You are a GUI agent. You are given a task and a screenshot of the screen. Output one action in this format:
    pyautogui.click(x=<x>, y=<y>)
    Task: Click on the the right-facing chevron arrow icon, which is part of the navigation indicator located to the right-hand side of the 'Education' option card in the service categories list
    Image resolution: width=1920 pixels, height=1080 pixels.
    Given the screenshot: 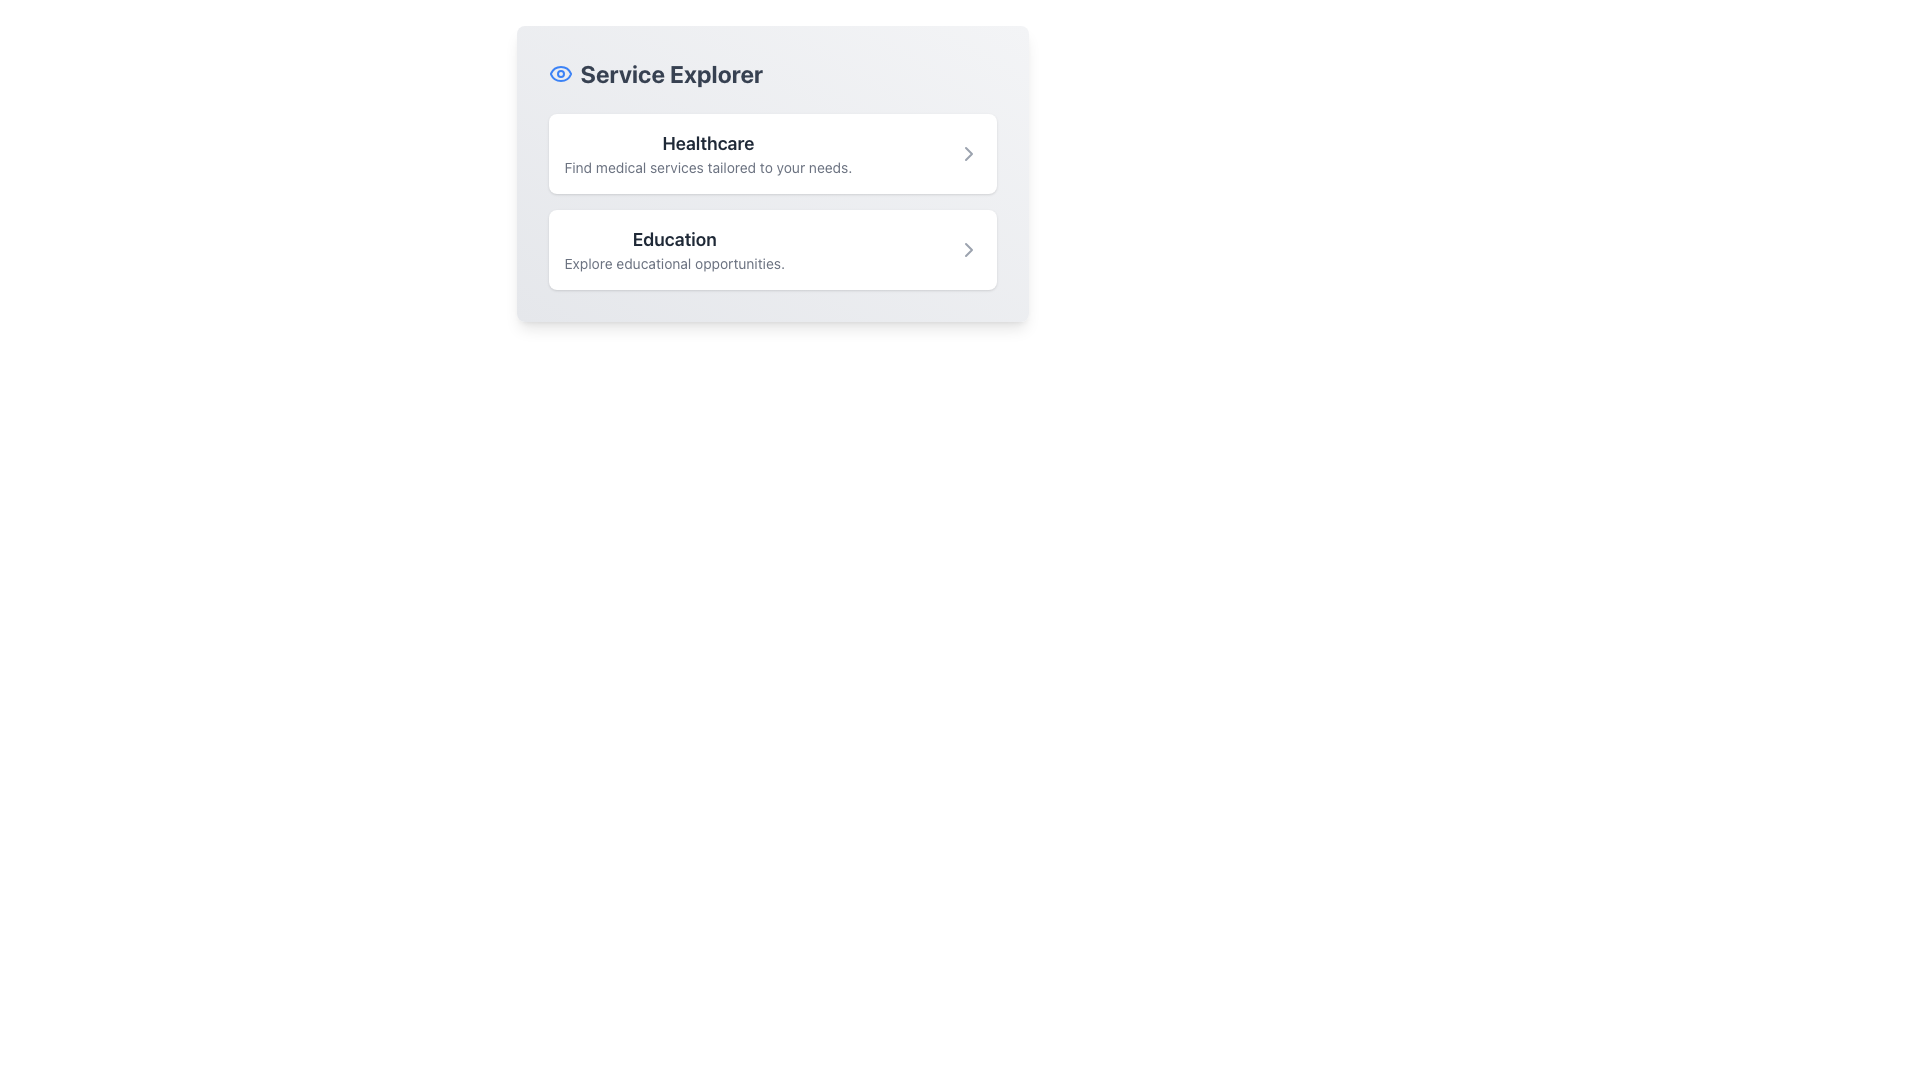 What is the action you would take?
    pyautogui.click(x=968, y=249)
    